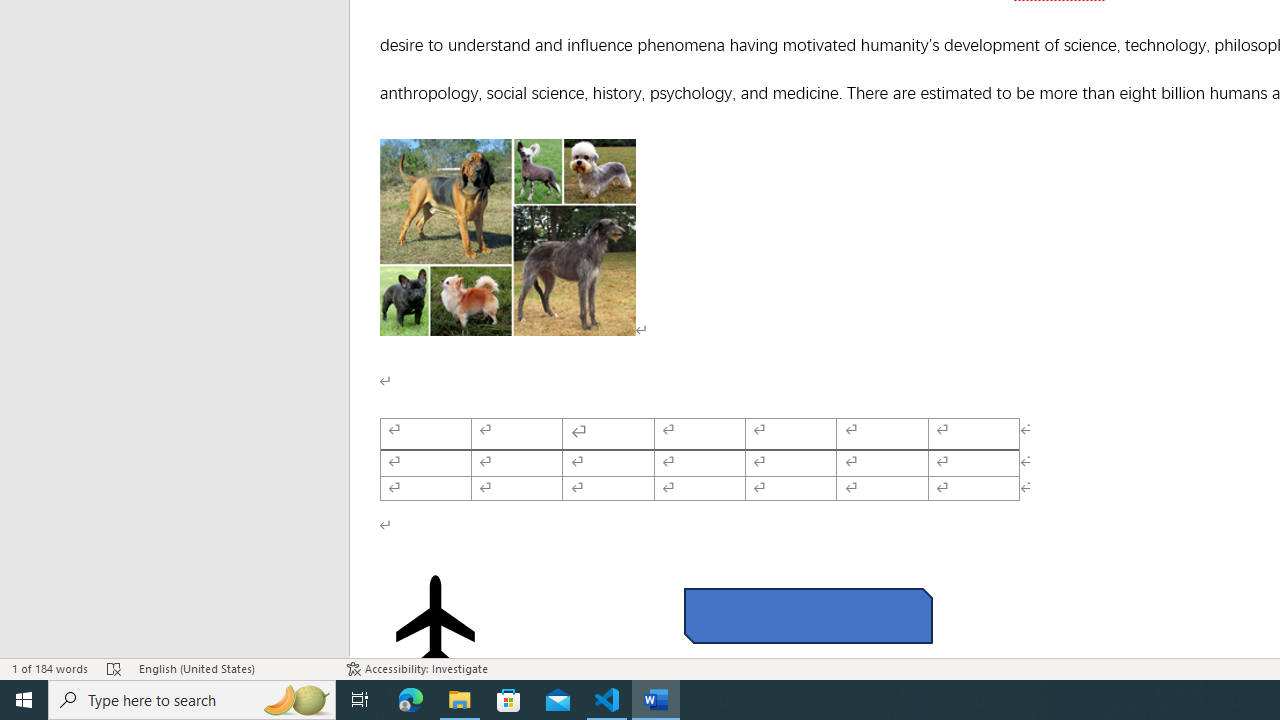 This screenshot has width=1280, height=720. I want to click on 'Airplane with solid fill', so click(434, 620).